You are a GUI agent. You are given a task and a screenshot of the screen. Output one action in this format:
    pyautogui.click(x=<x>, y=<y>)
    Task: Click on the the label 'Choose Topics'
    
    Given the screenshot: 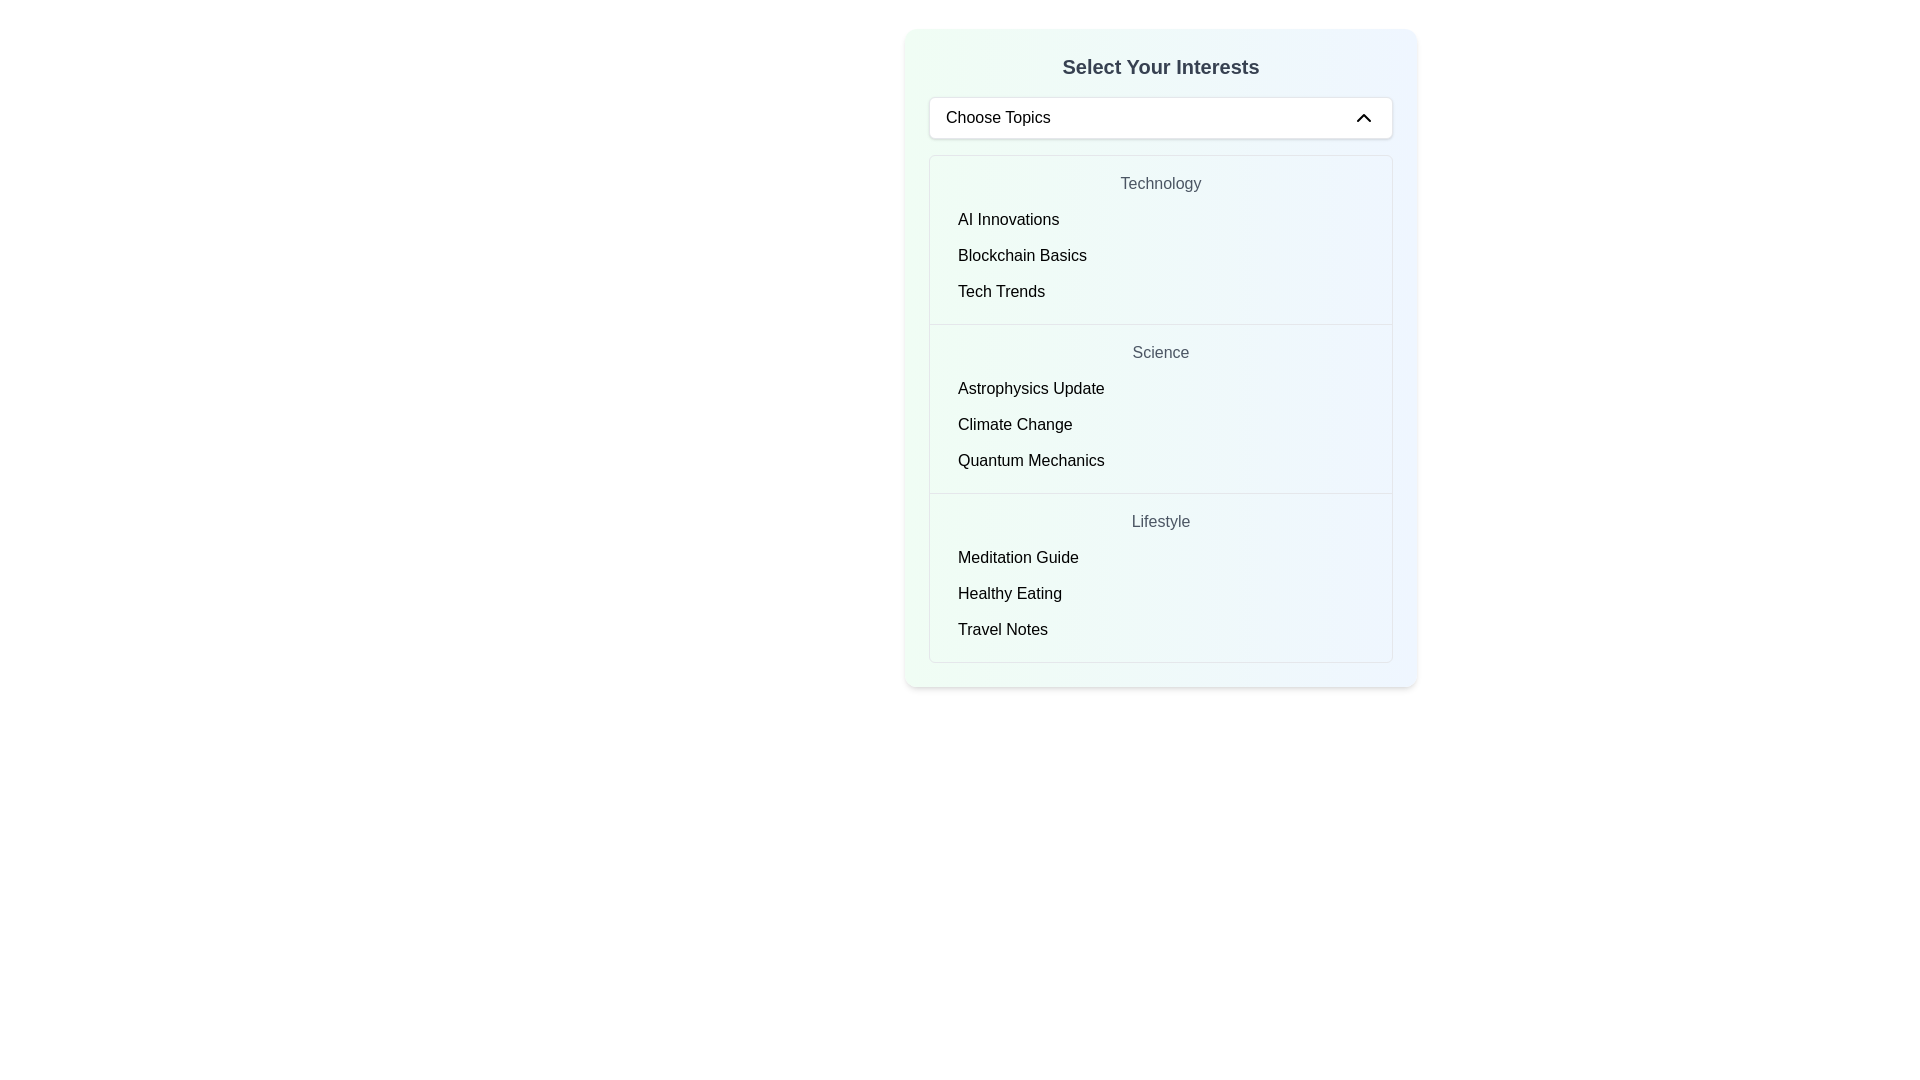 What is the action you would take?
    pyautogui.click(x=998, y=118)
    